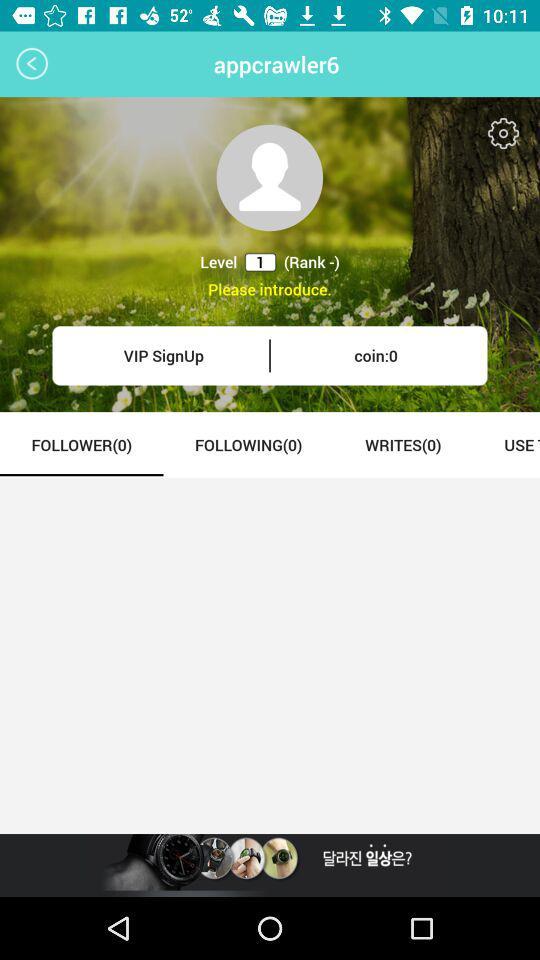 The height and width of the screenshot is (960, 540). Describe the element at coordinates (31, 64) in the screenshot. I see `the arrow_backward icon` at that location.